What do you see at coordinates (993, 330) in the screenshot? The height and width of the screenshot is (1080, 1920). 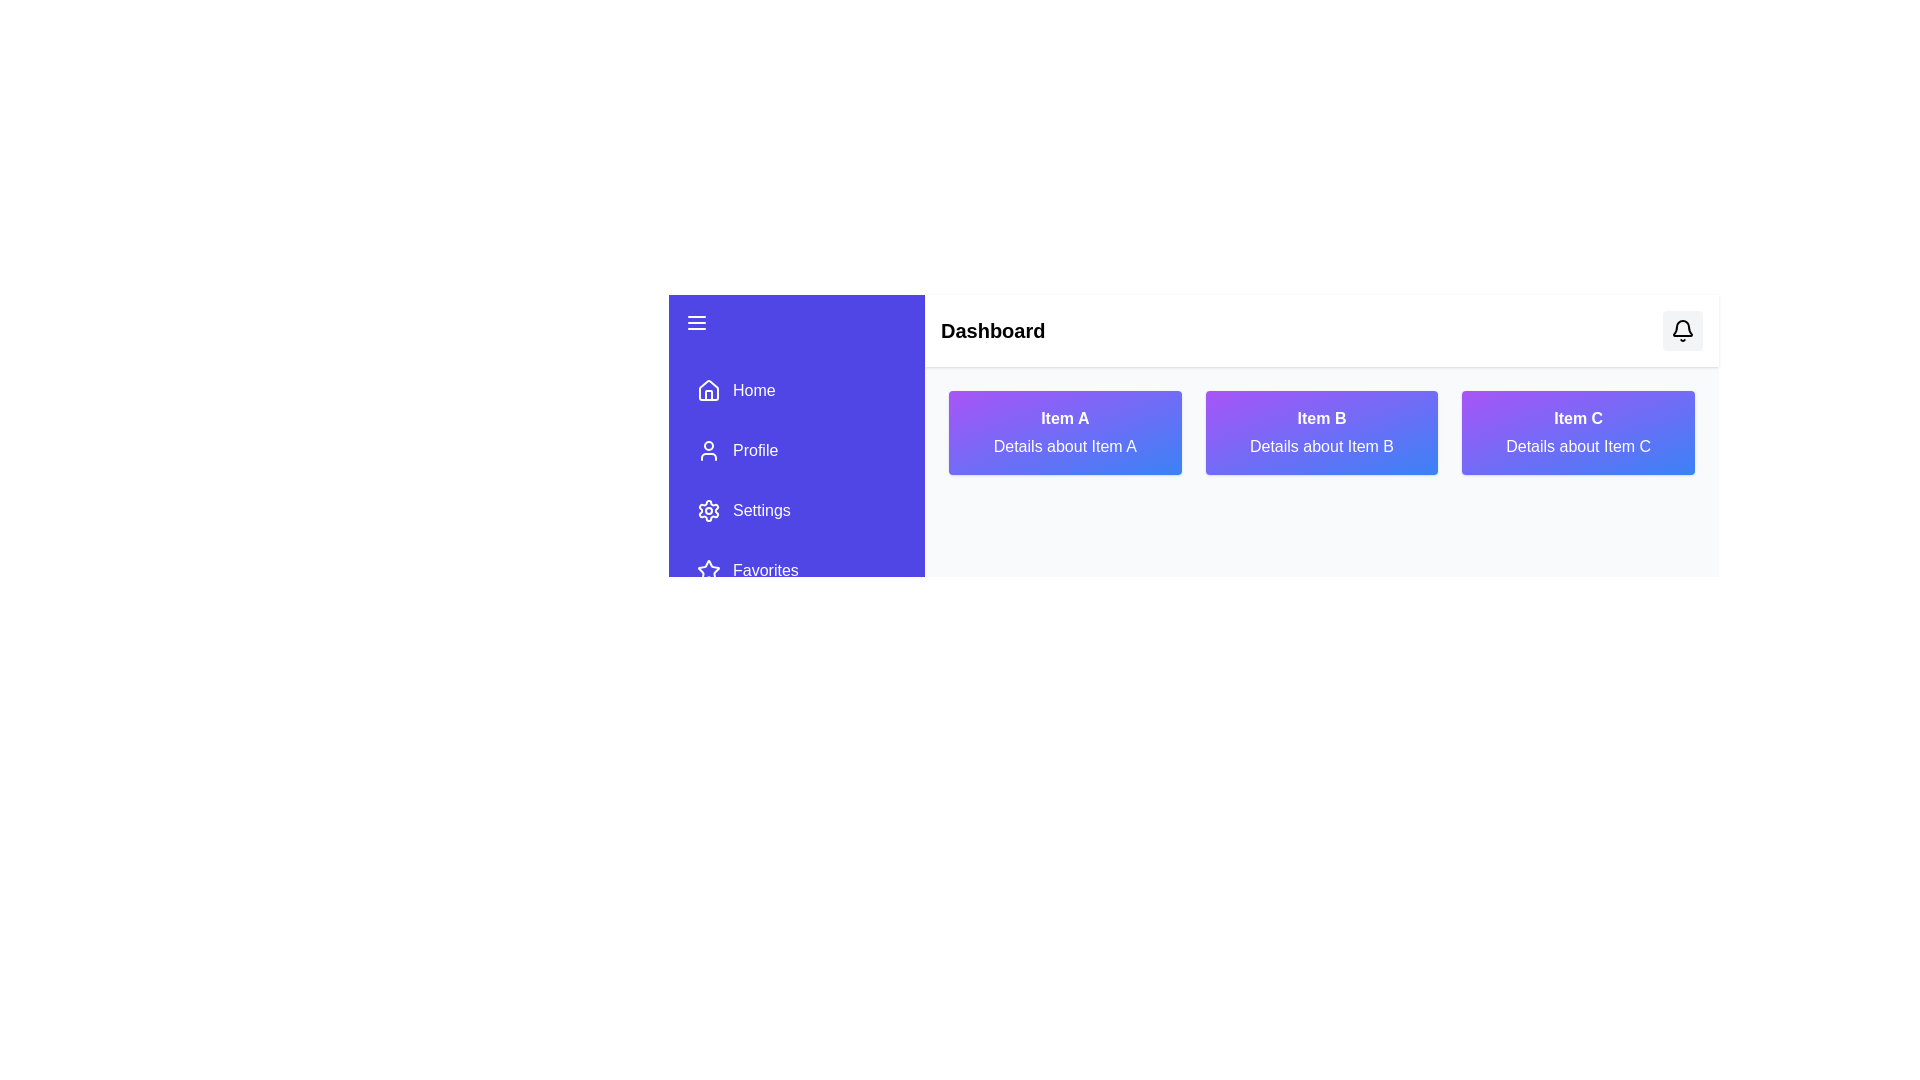 I see `the 'Dashboard' text label, which is a prominent element in the header area of the interface, displayed in bold and large font` at bounding box center [993, 330].